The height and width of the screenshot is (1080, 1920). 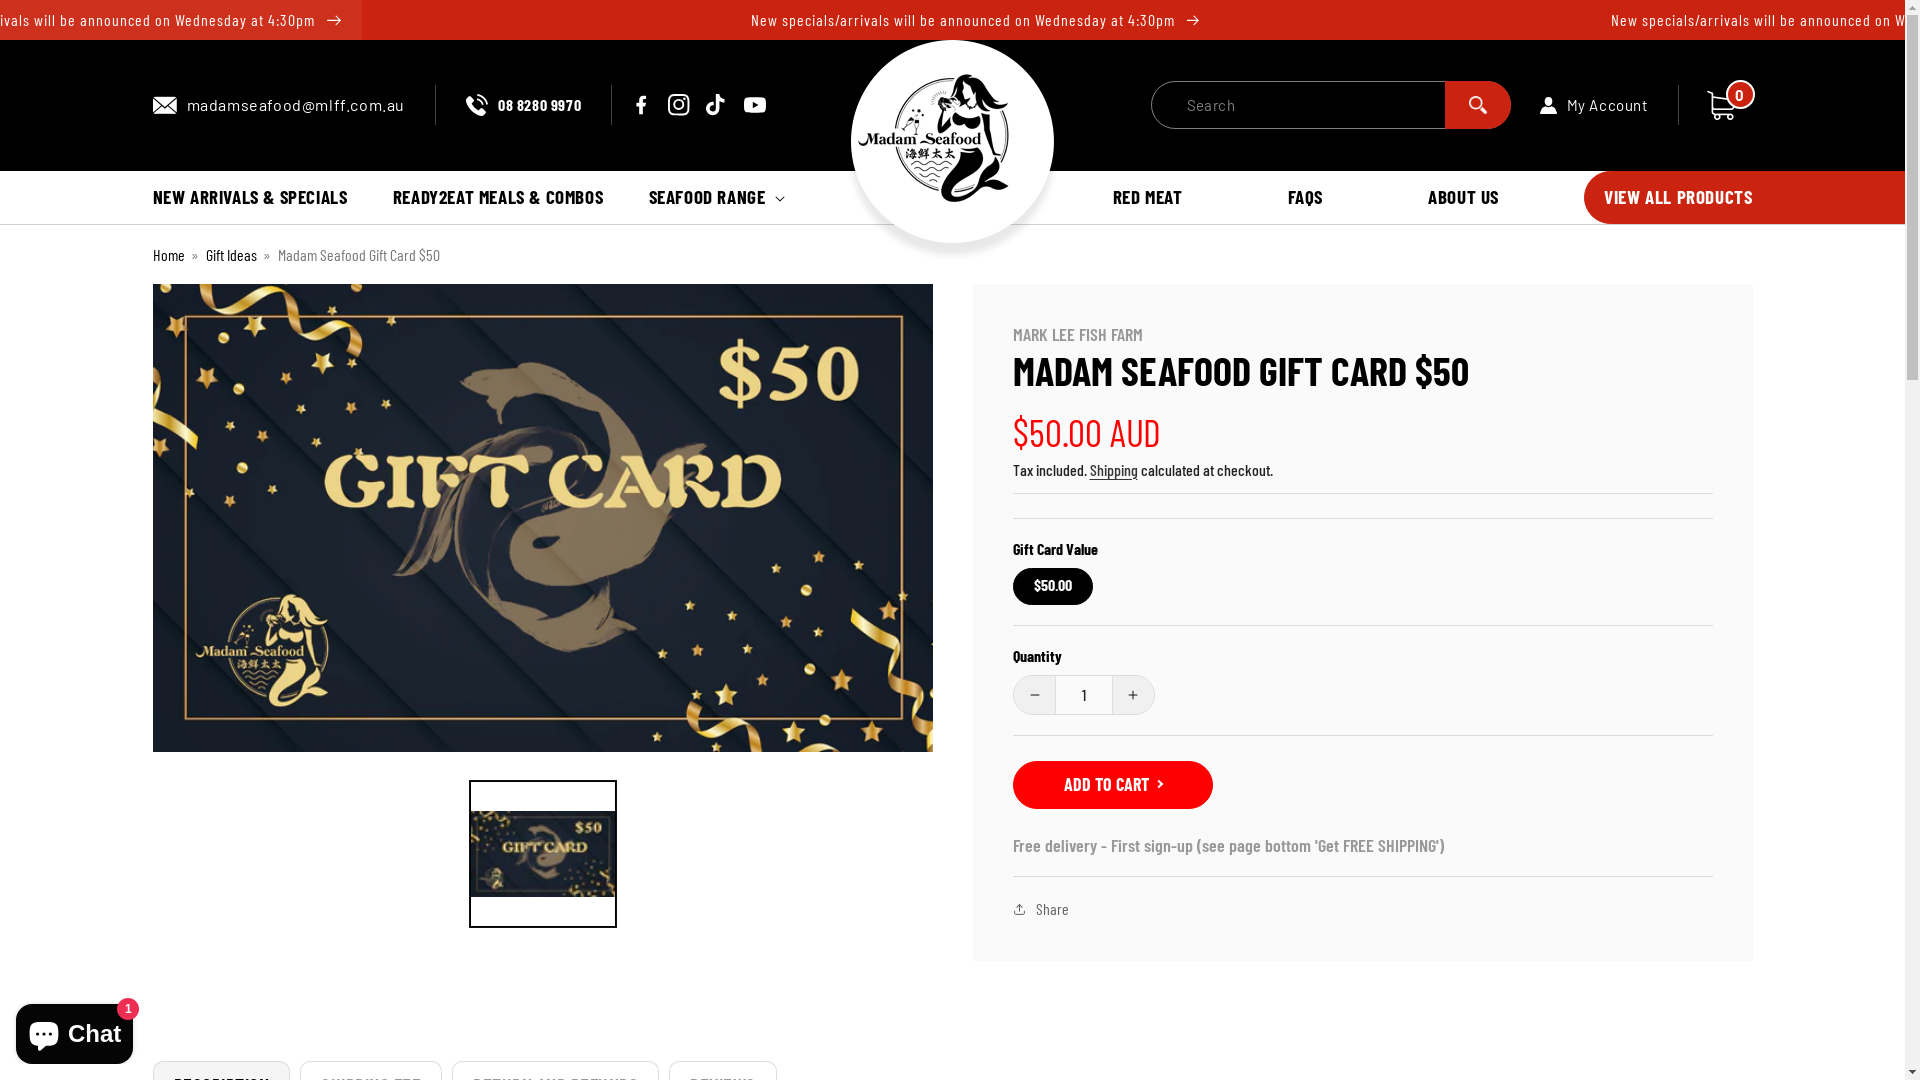 I want to click on 'Instagram', so click(x=678, y=104).